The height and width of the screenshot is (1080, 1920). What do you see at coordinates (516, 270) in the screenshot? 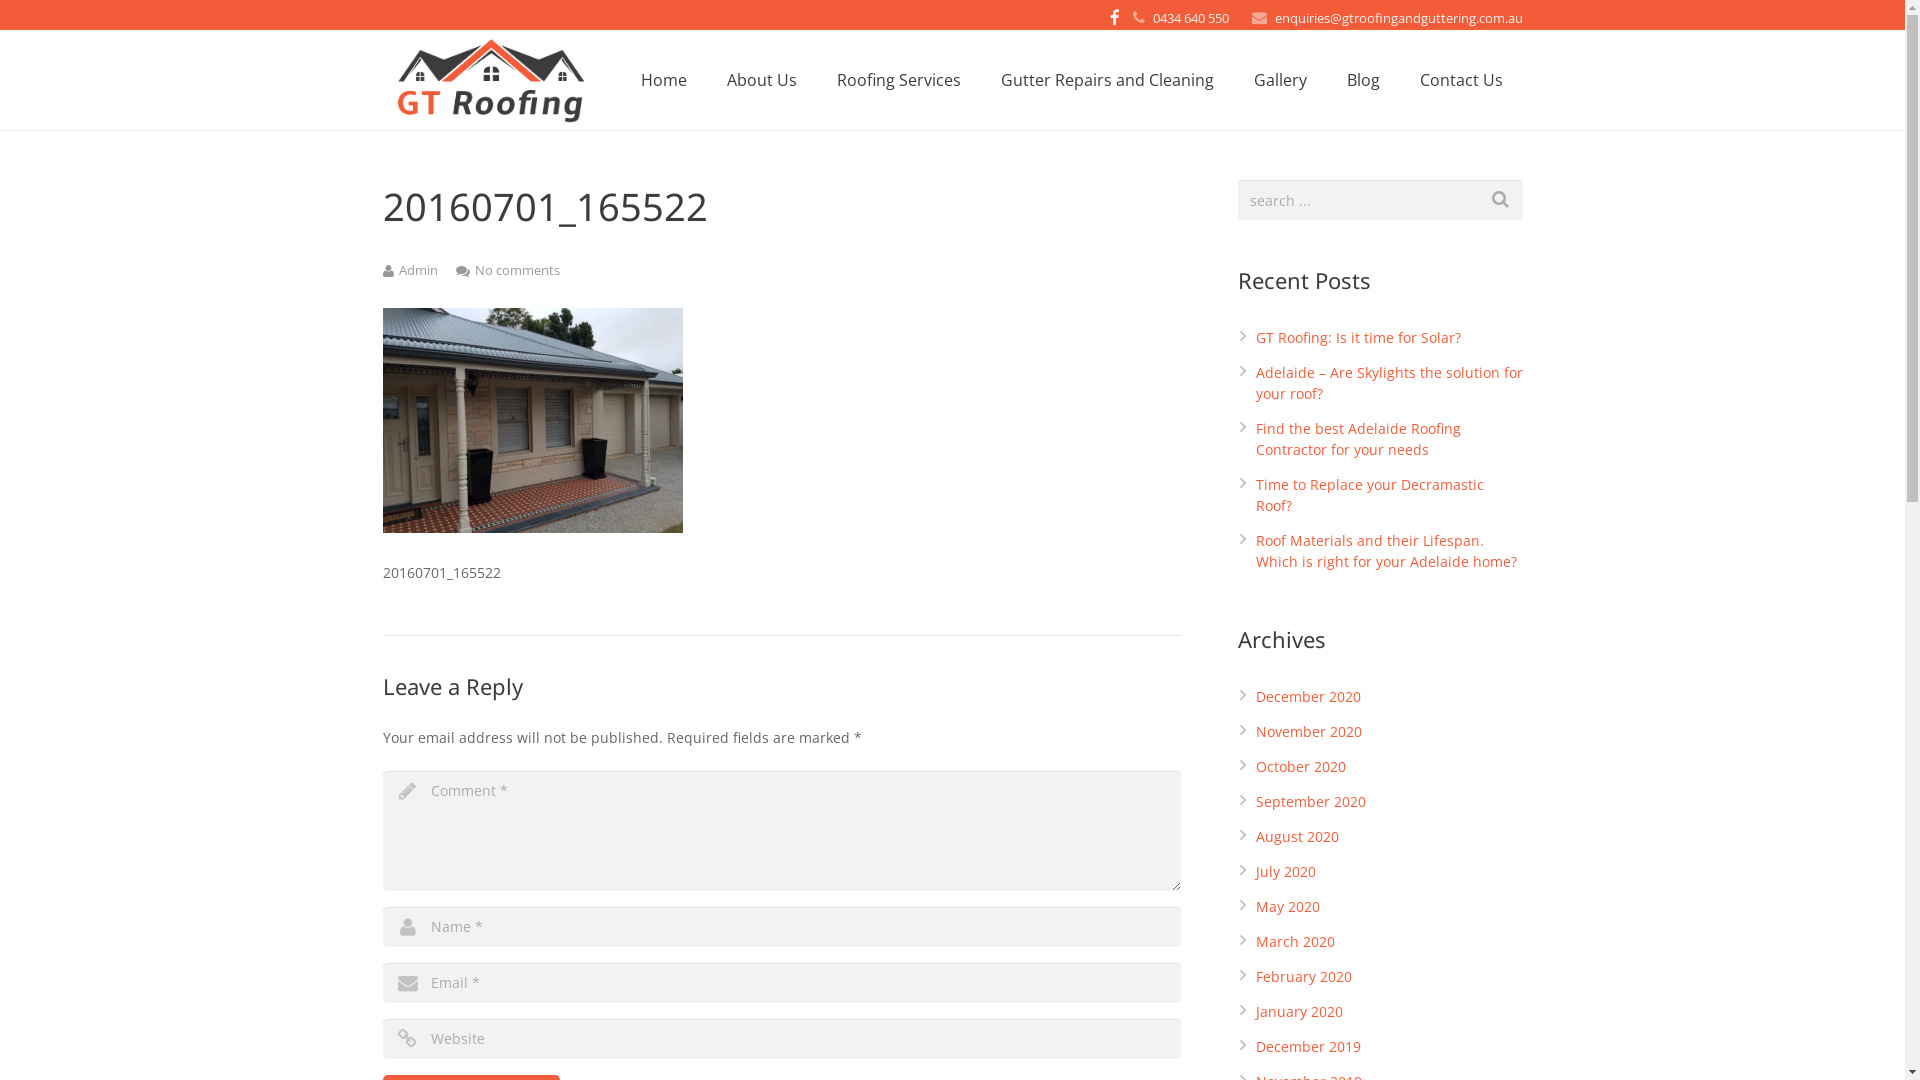
I see `'No comments'` at bounding box center [516, 270].